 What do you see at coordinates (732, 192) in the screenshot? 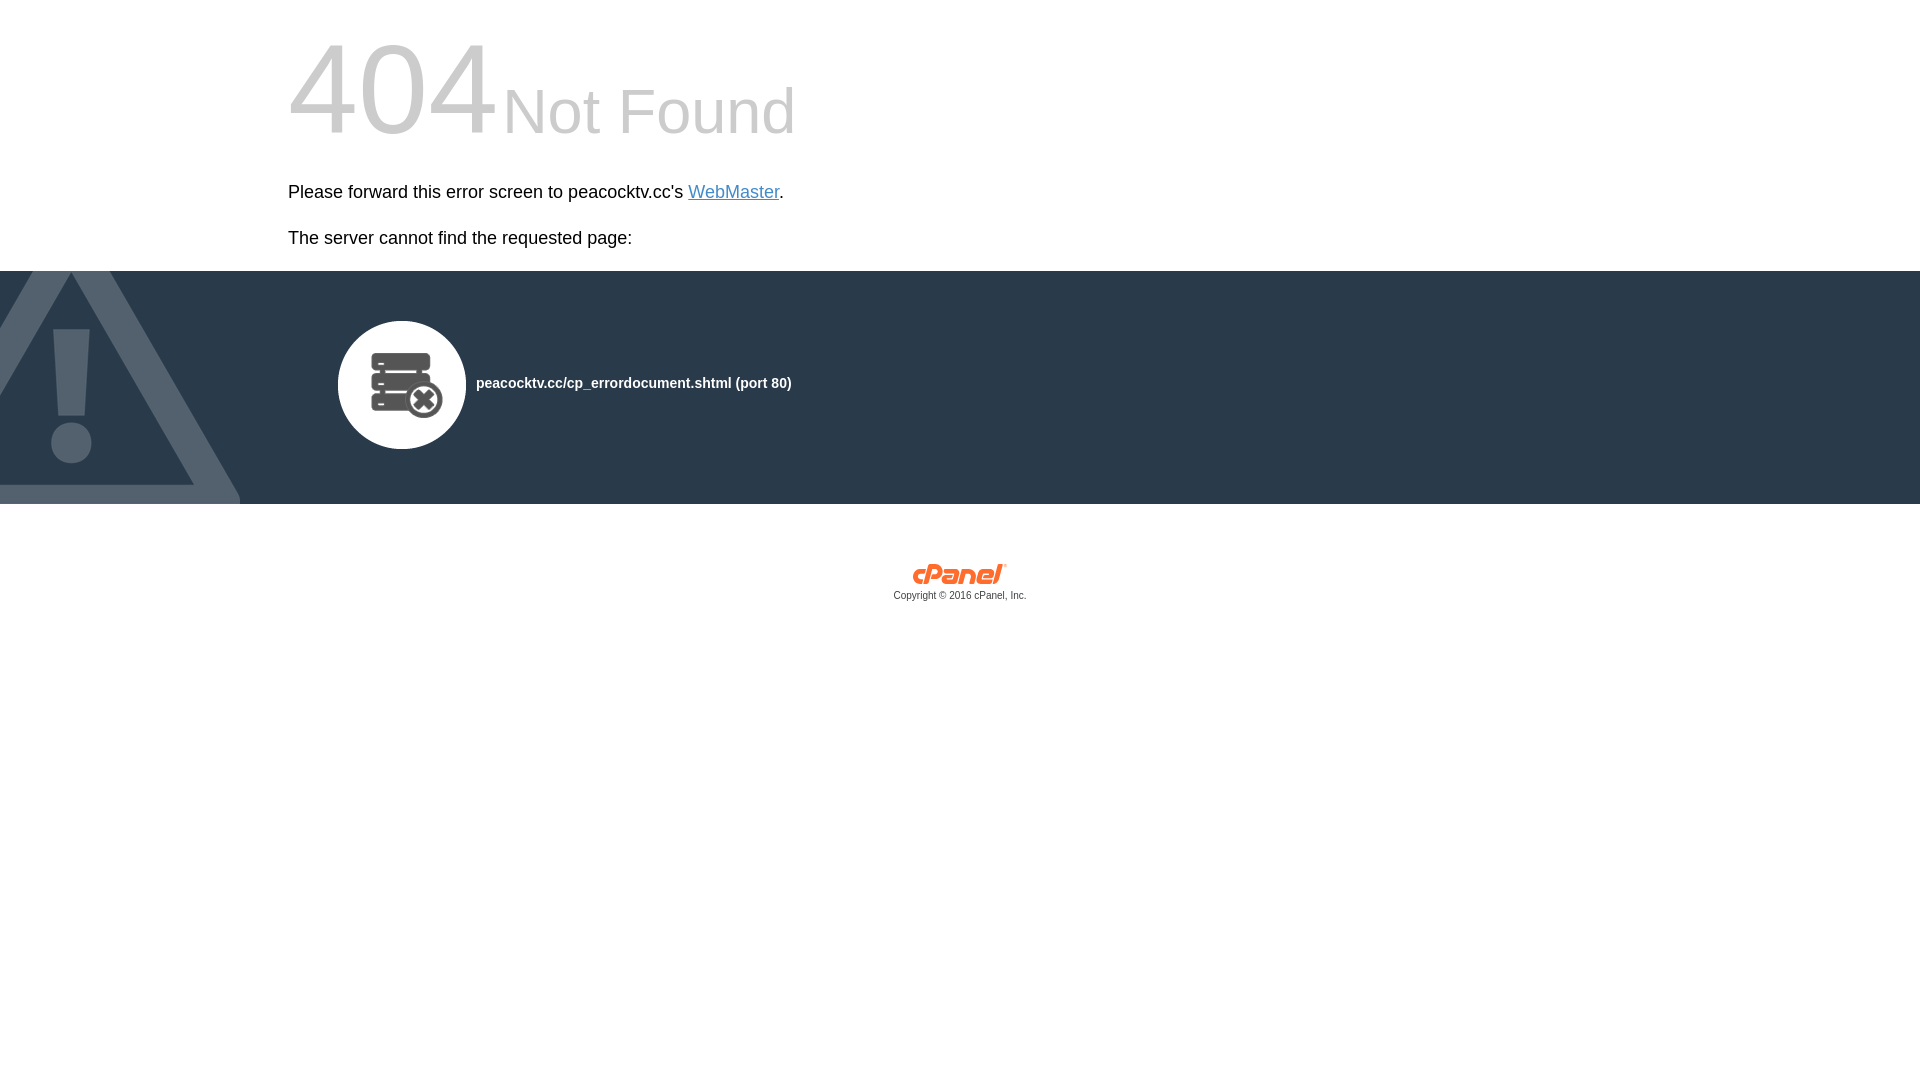
I see `'WebMaster'` at bounding box center [732, 192].